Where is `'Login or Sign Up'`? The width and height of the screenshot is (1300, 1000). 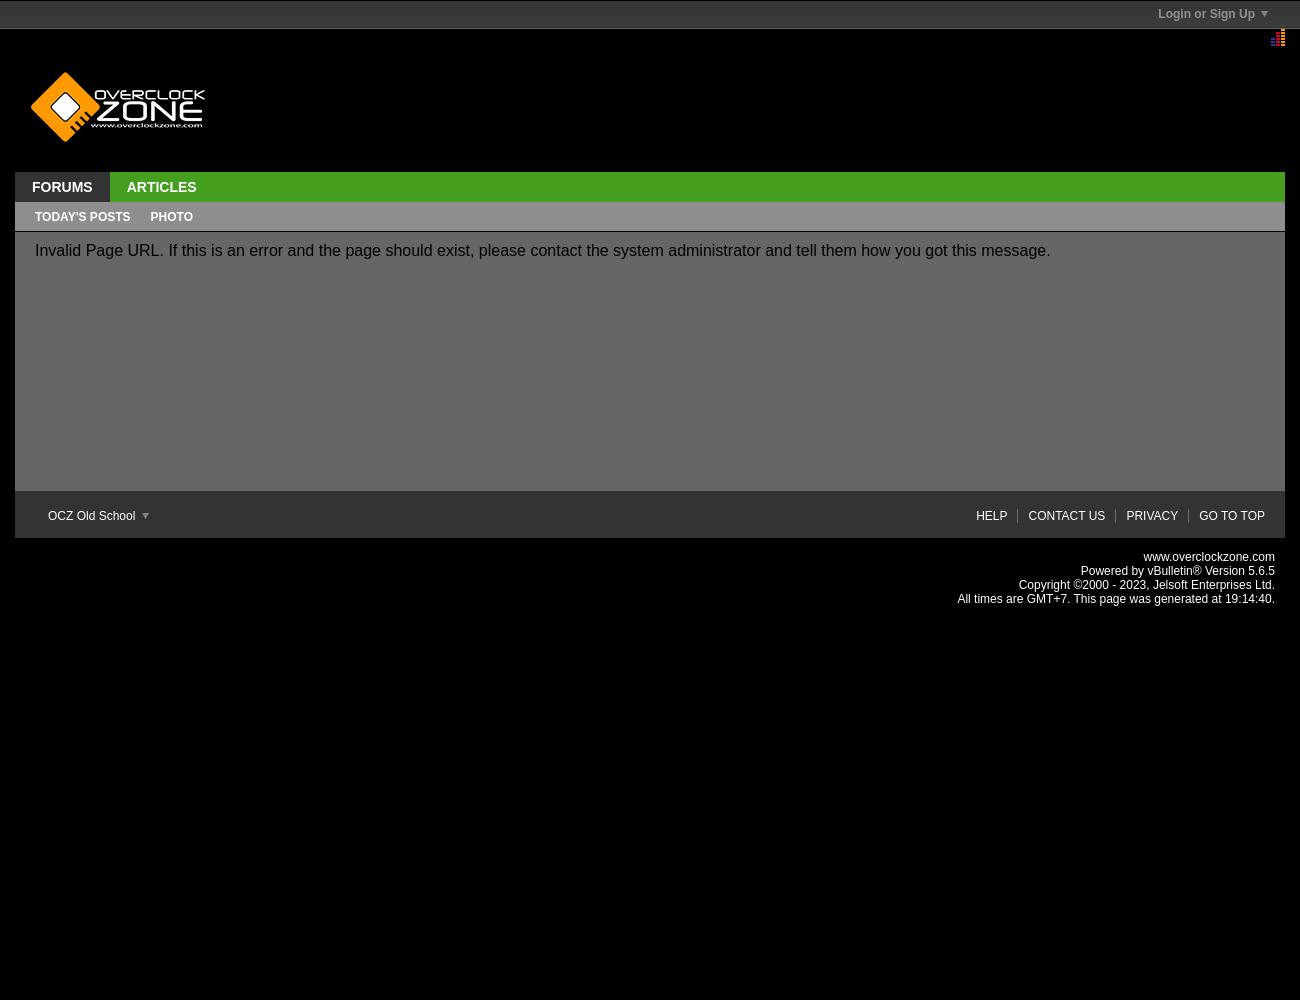 'Login or Sign Up' is located at coordinates (1205, 14).